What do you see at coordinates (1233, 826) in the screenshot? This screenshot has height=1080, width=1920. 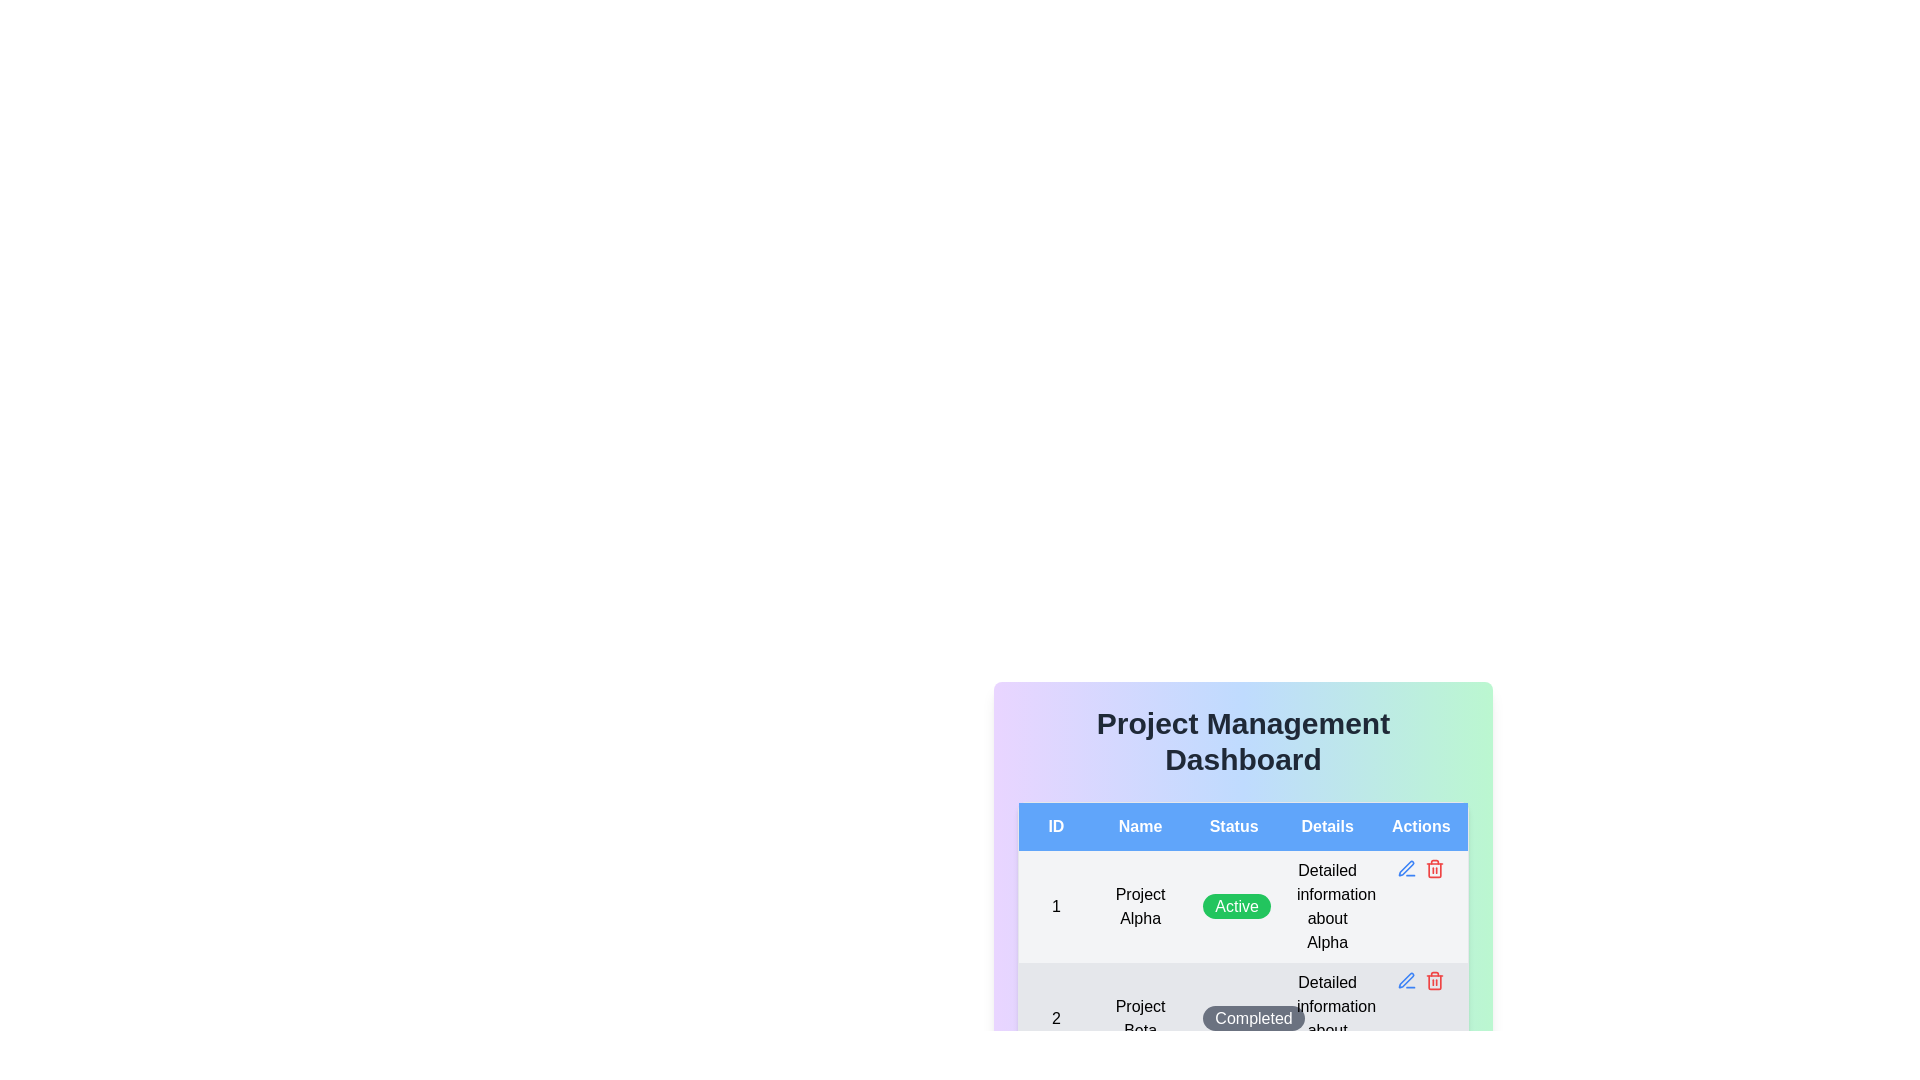 I see `the 'Status' text label, which is the third item in the row of column headers in the table, positioned between 'Name' and 'Details'` at bounding box center [1233, 826].